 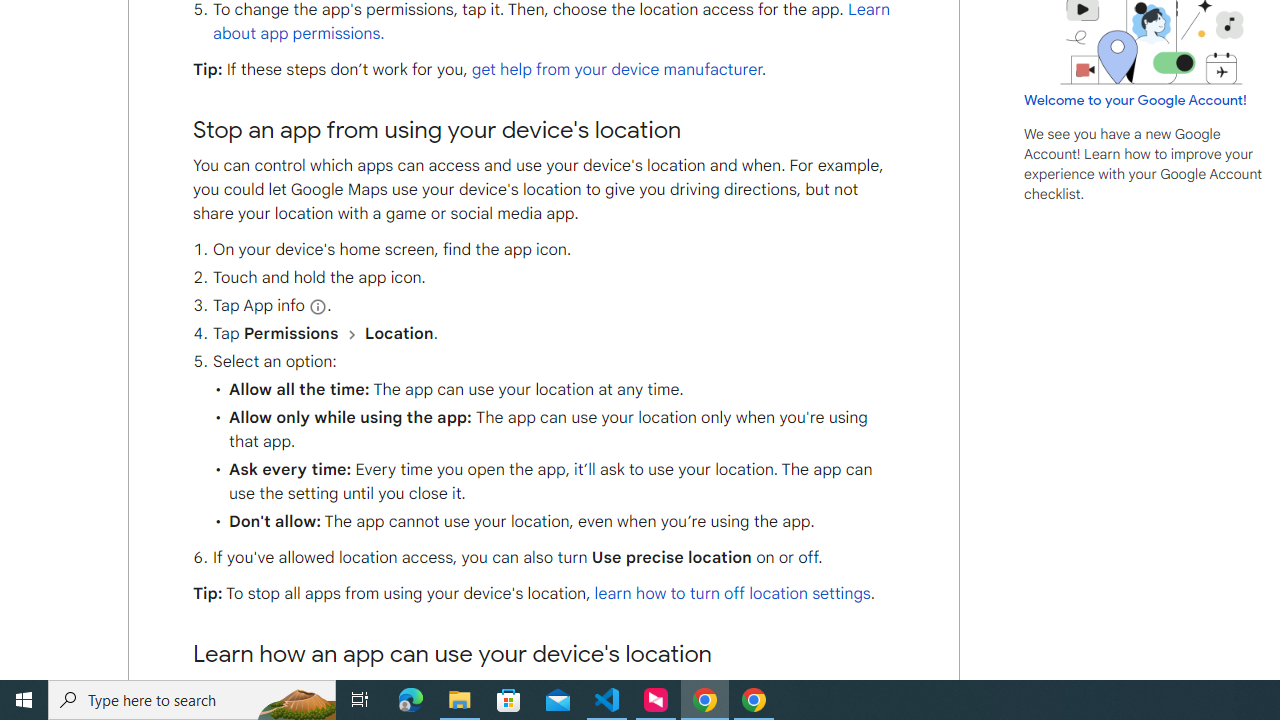 I want to click on 'Learn about app permissions.', so click(x=551, y=21).